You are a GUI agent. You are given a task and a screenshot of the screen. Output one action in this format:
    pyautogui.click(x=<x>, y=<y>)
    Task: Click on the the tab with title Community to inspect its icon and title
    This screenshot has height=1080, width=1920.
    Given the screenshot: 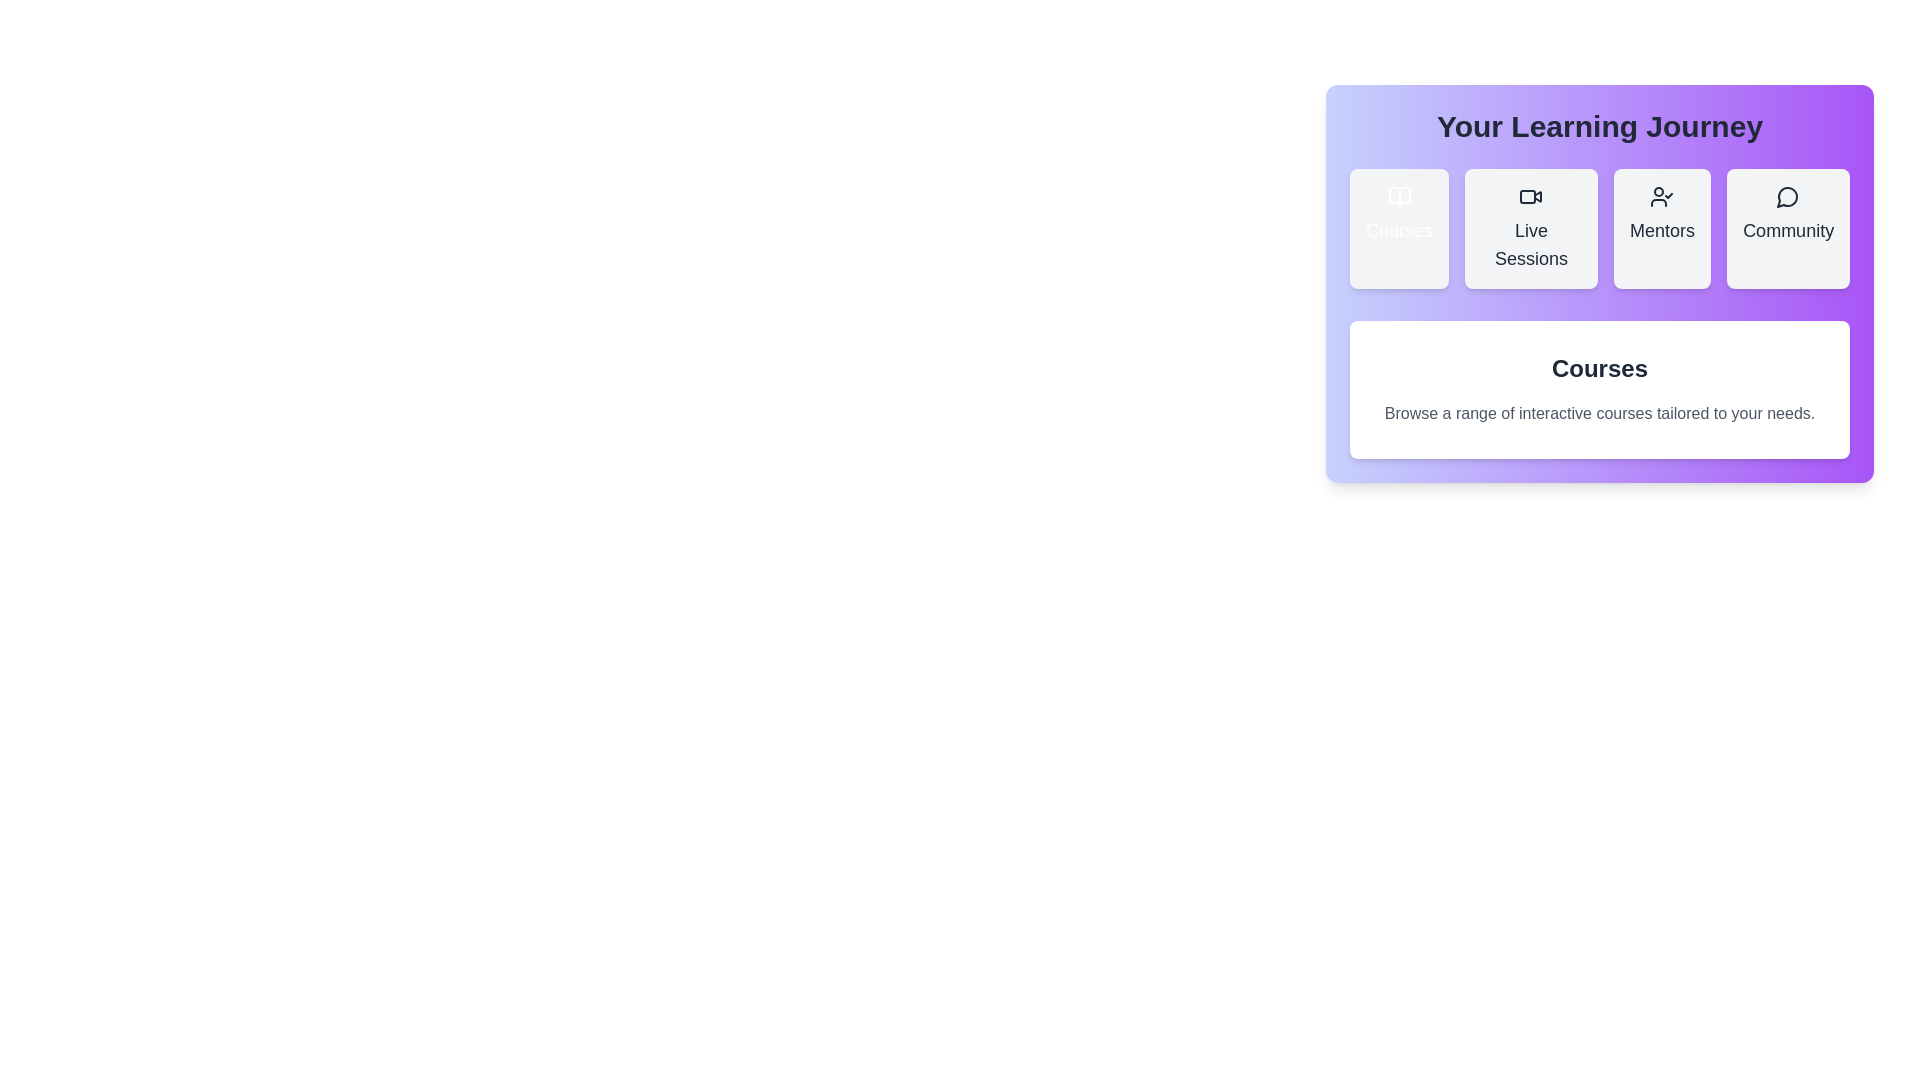 What is the action you would take?
    pyautogui.click(x=1788, y=227)
    